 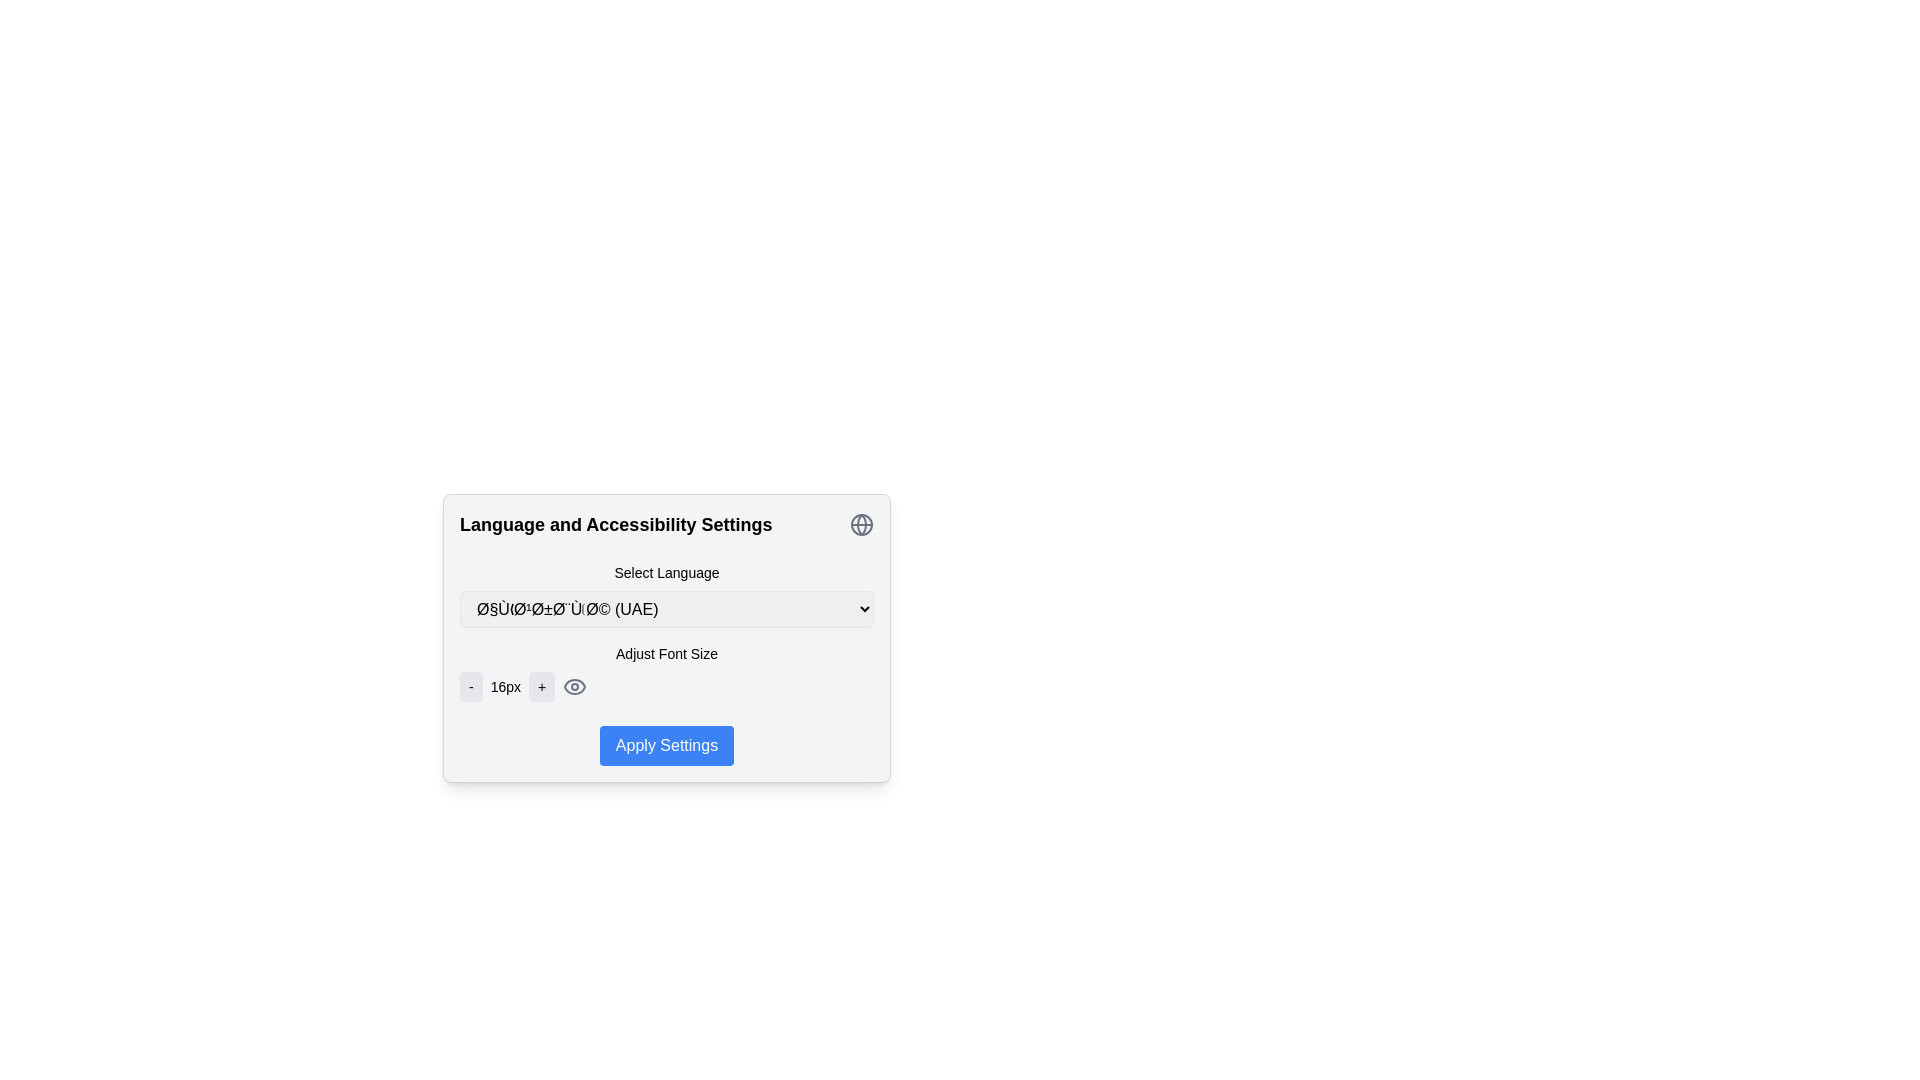 What do you see at coordinates (862, 523) in the screenshot?
I see `the decorative SVG circle representing the circular boundary of the globe icon located in the top-right corner of the settings interface` at bounding box center [862, 523].